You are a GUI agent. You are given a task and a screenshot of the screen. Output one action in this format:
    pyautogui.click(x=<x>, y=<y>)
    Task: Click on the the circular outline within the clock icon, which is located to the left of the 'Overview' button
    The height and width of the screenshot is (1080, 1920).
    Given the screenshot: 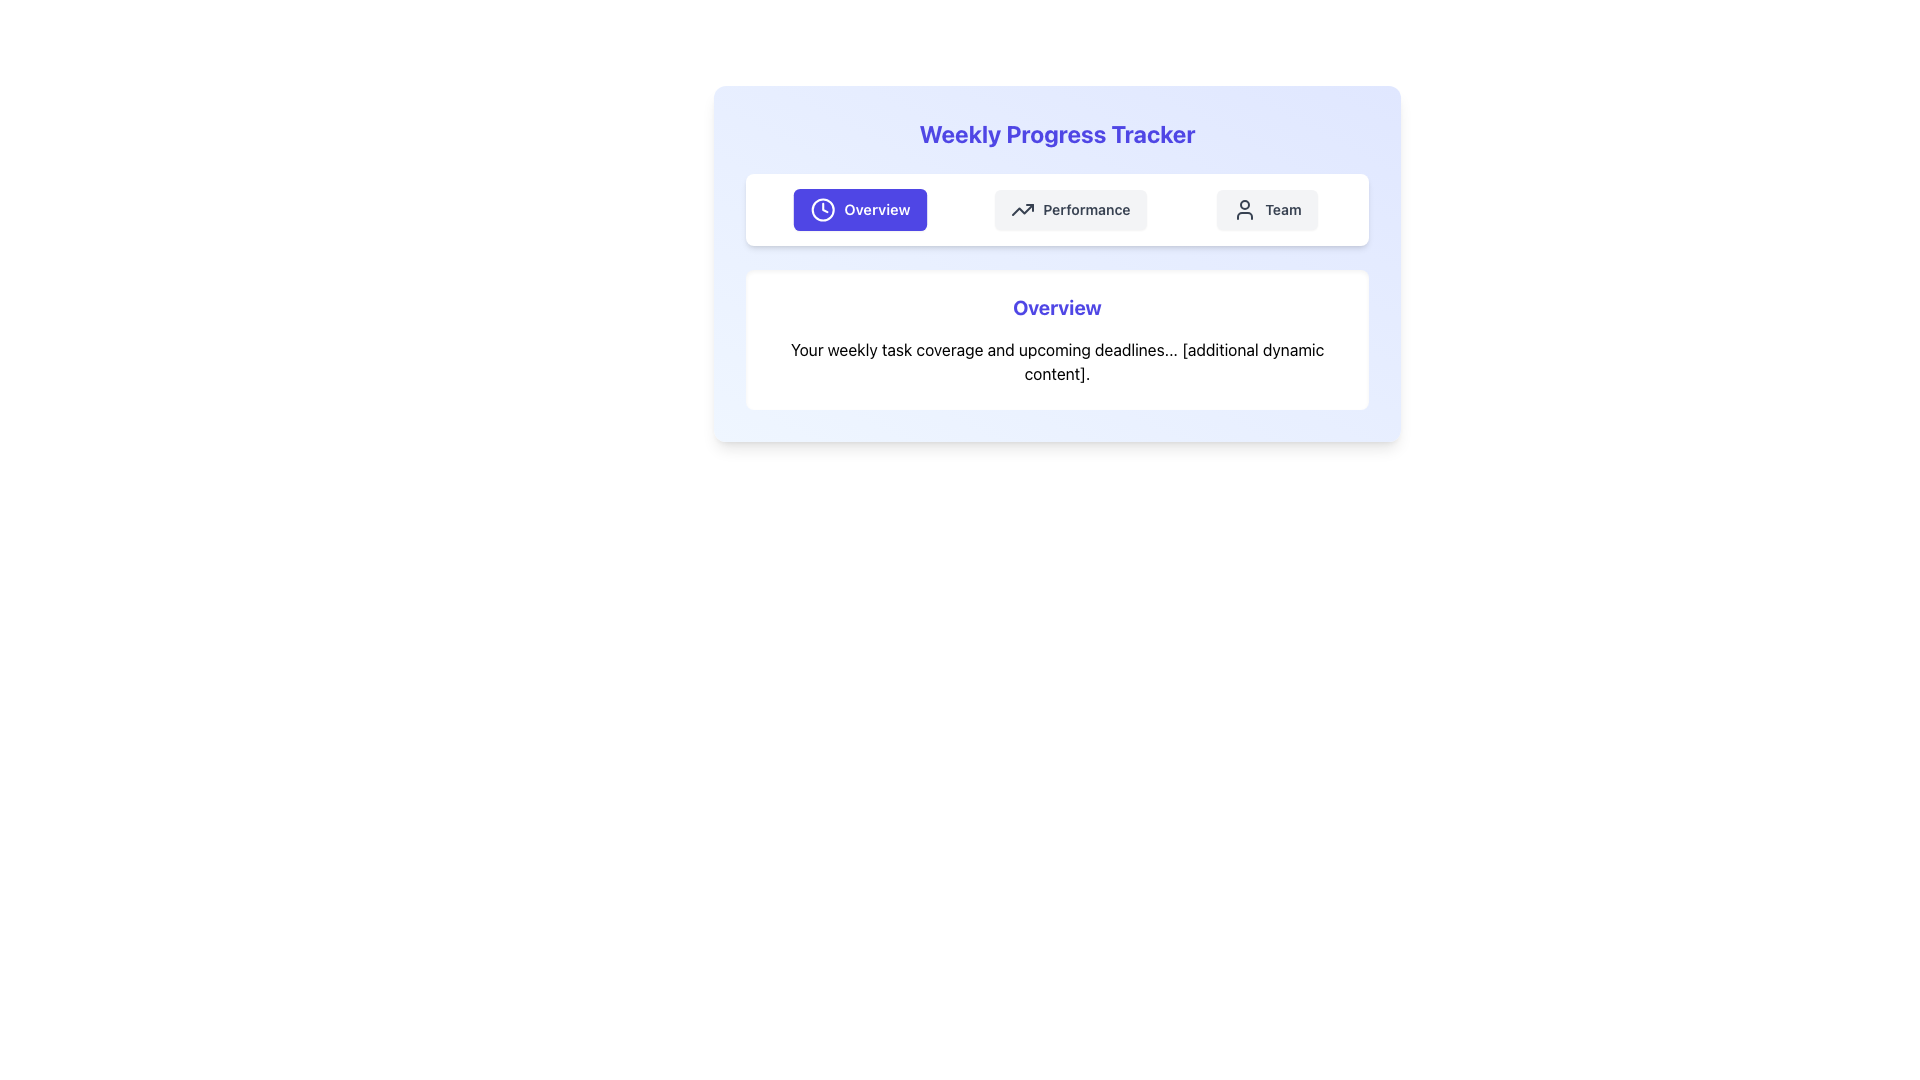 What is the action you would take?
    pyautogui.click(x=823, y=209)
    